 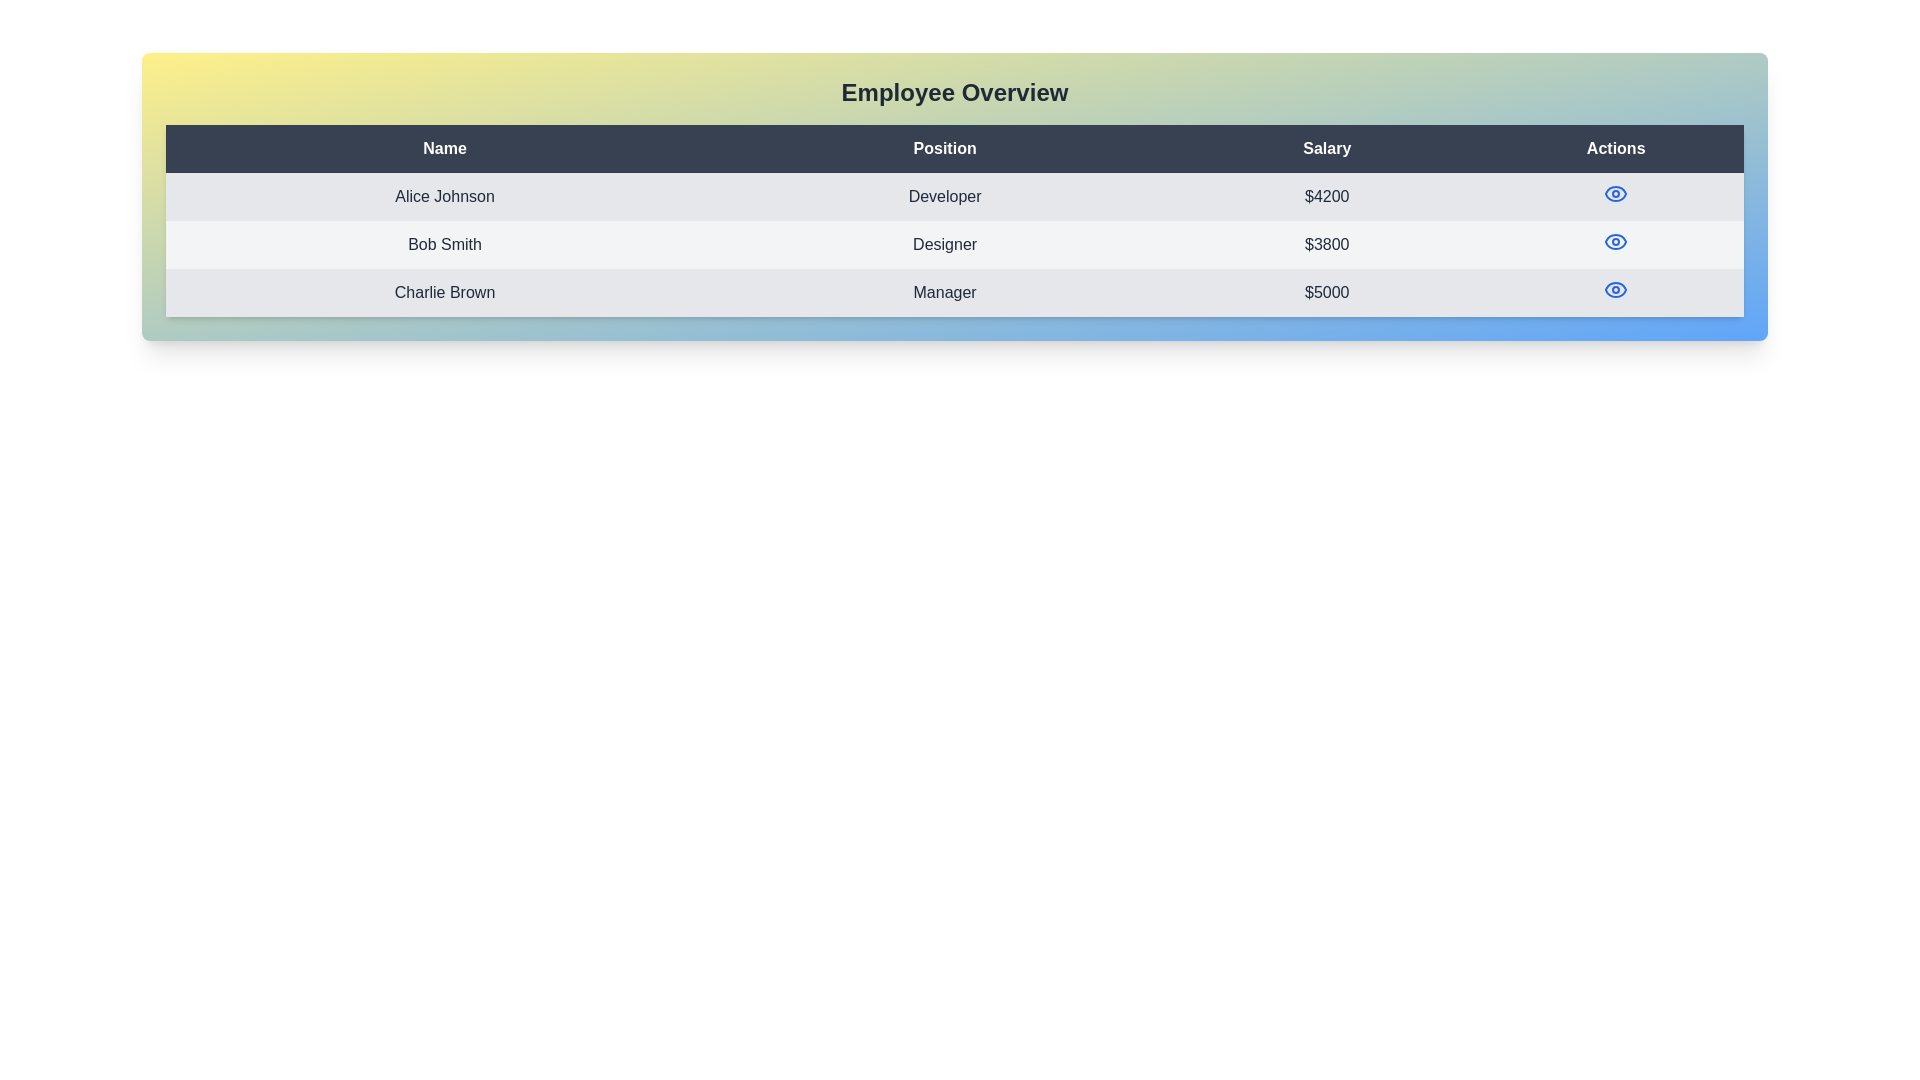 I want to click on the eye icon button in the 'Actions' column of the last row in the 'Employee Overview' table, so click(x=1616, y=289).